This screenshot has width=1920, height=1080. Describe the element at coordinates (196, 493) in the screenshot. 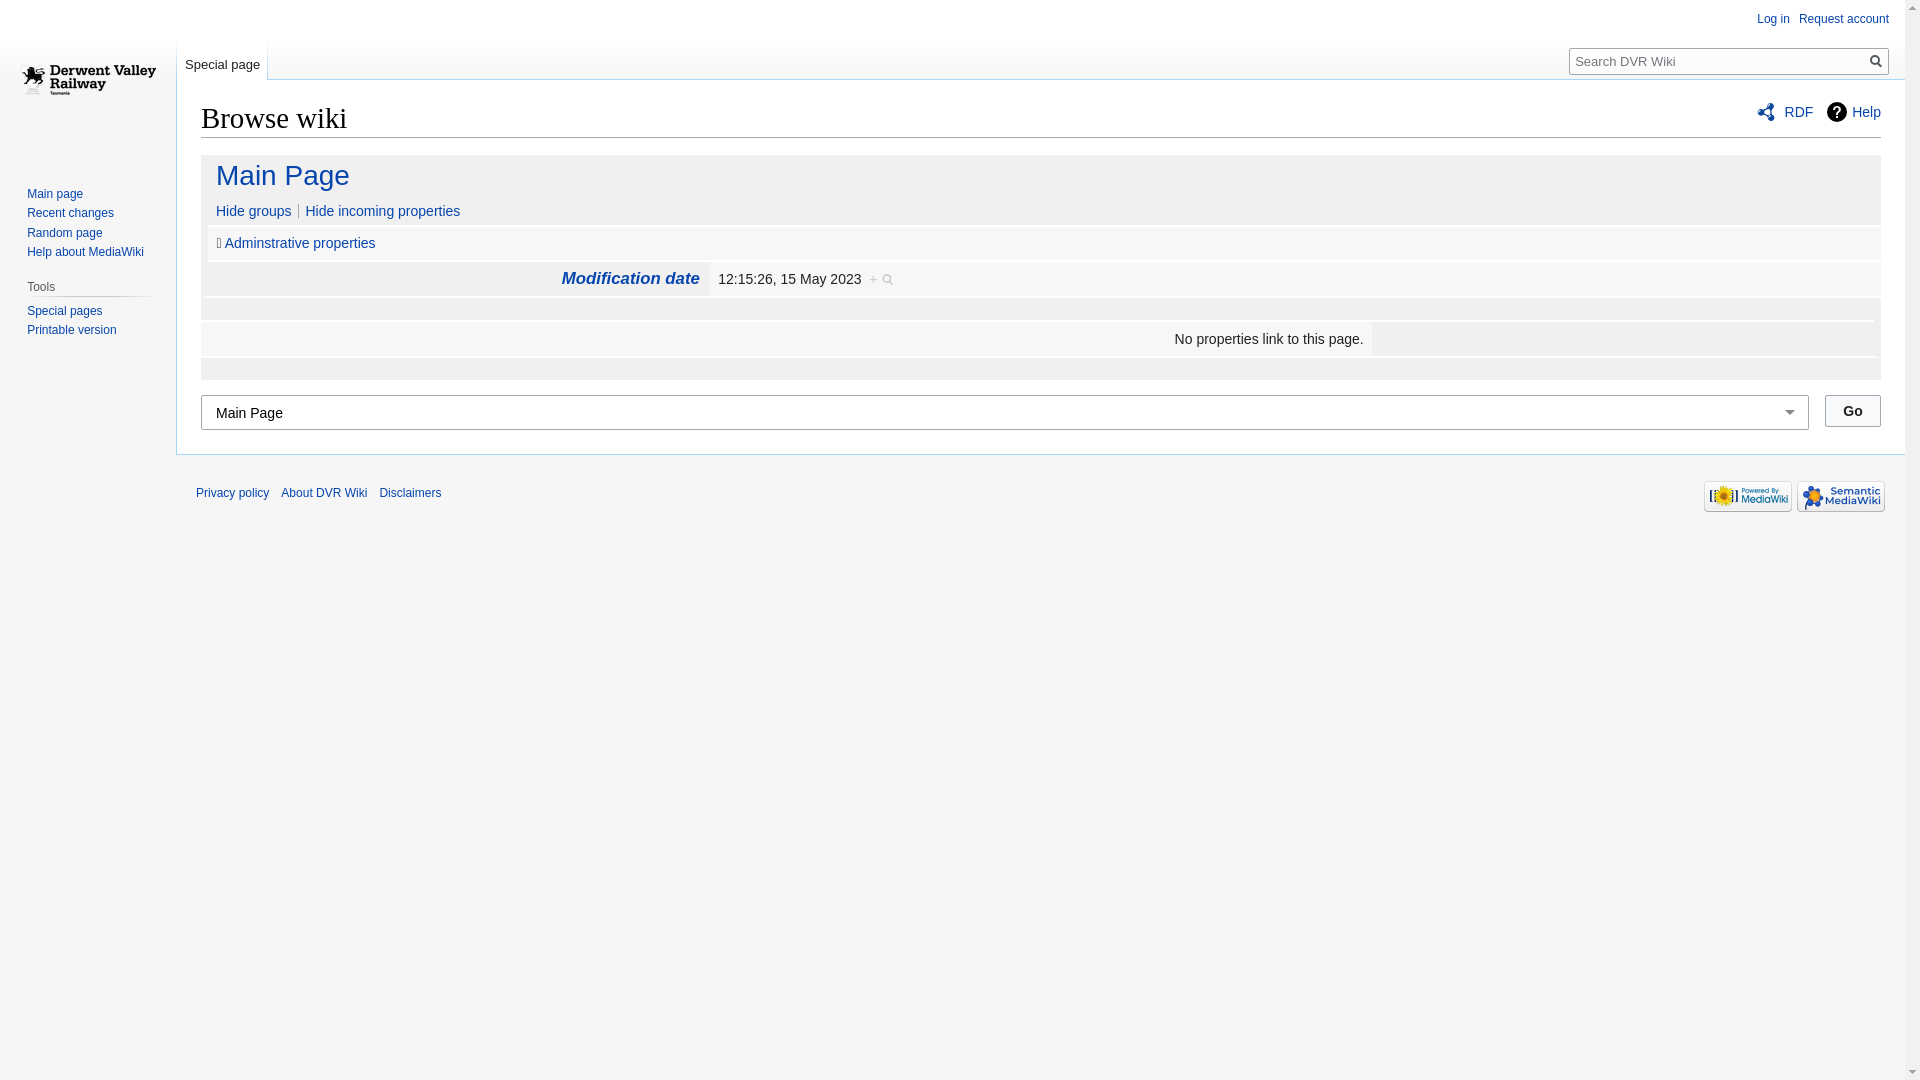

I see `'Privacy policy'` at that location.